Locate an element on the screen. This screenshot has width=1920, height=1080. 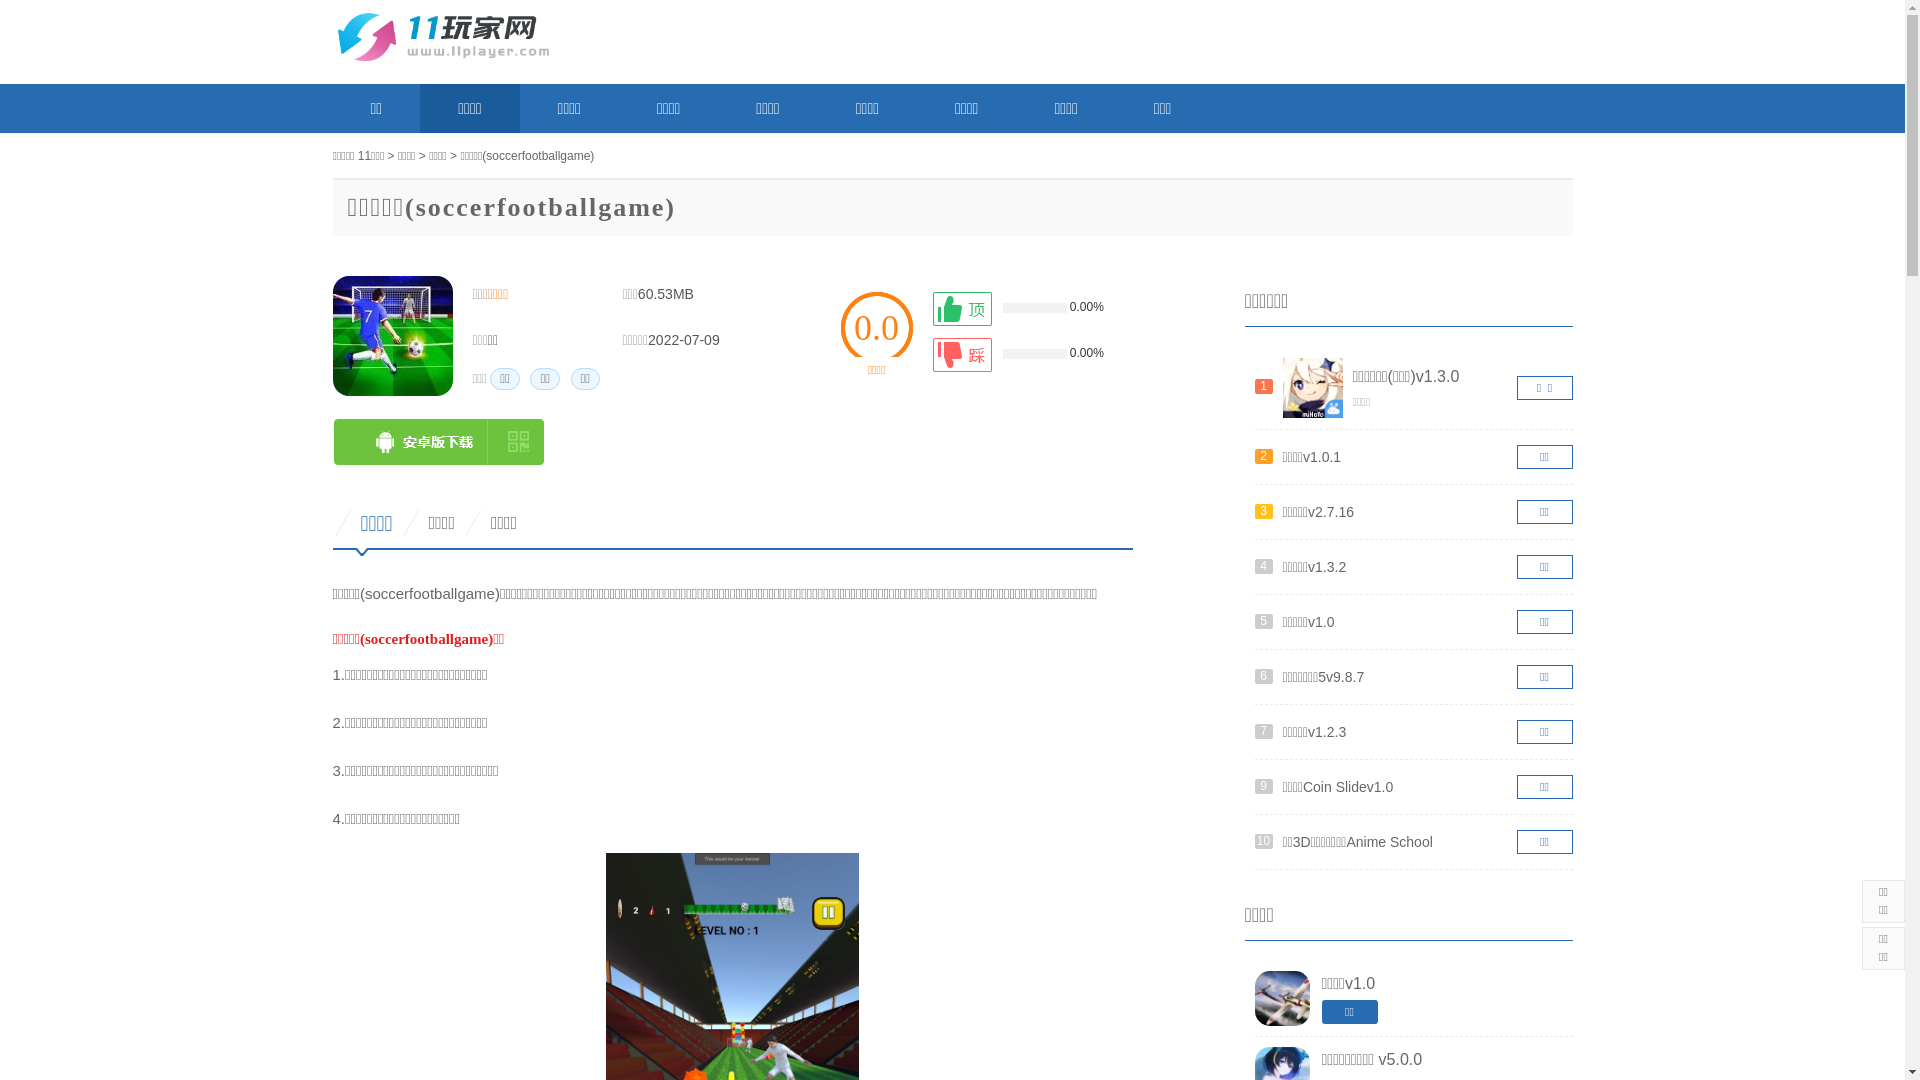
'0.00%' is located at coordinates (1027, 308).